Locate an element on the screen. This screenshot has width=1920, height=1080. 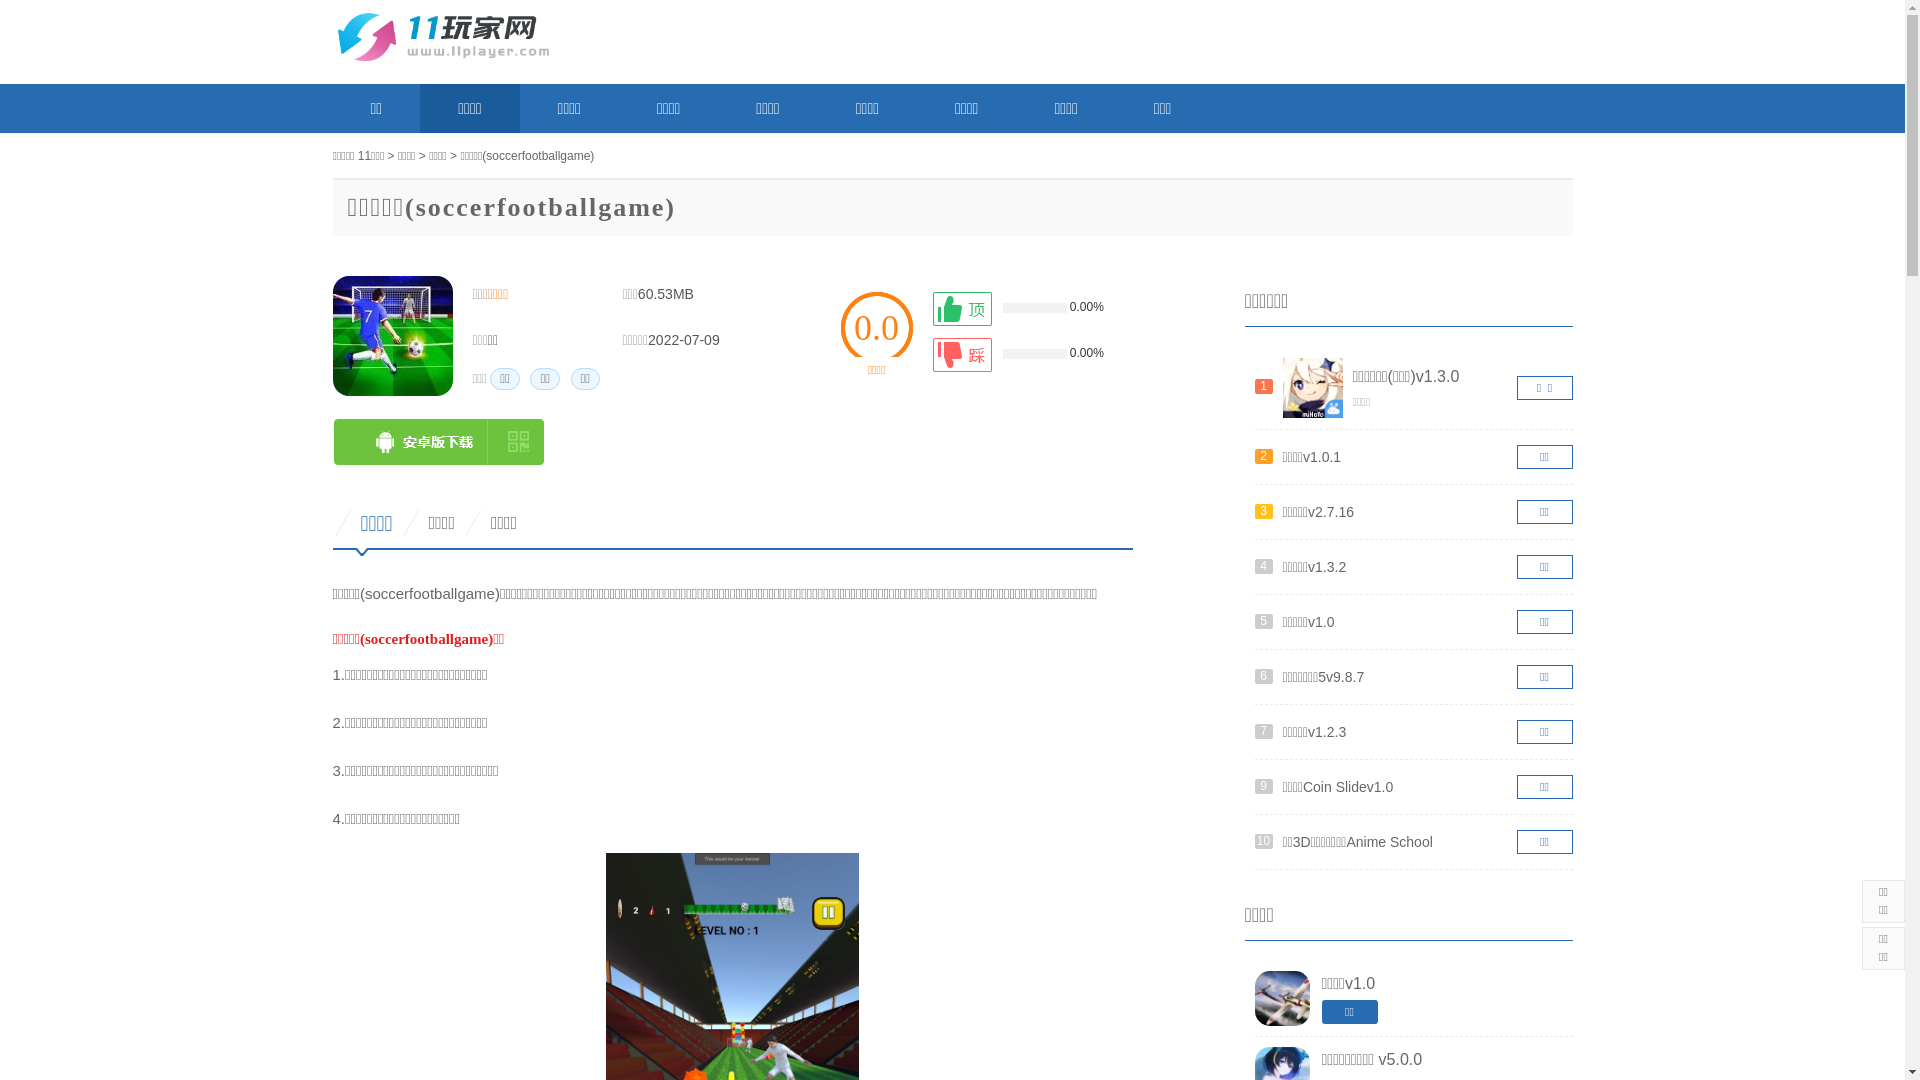
'0.00%' is located at coordinates (1027, 308).